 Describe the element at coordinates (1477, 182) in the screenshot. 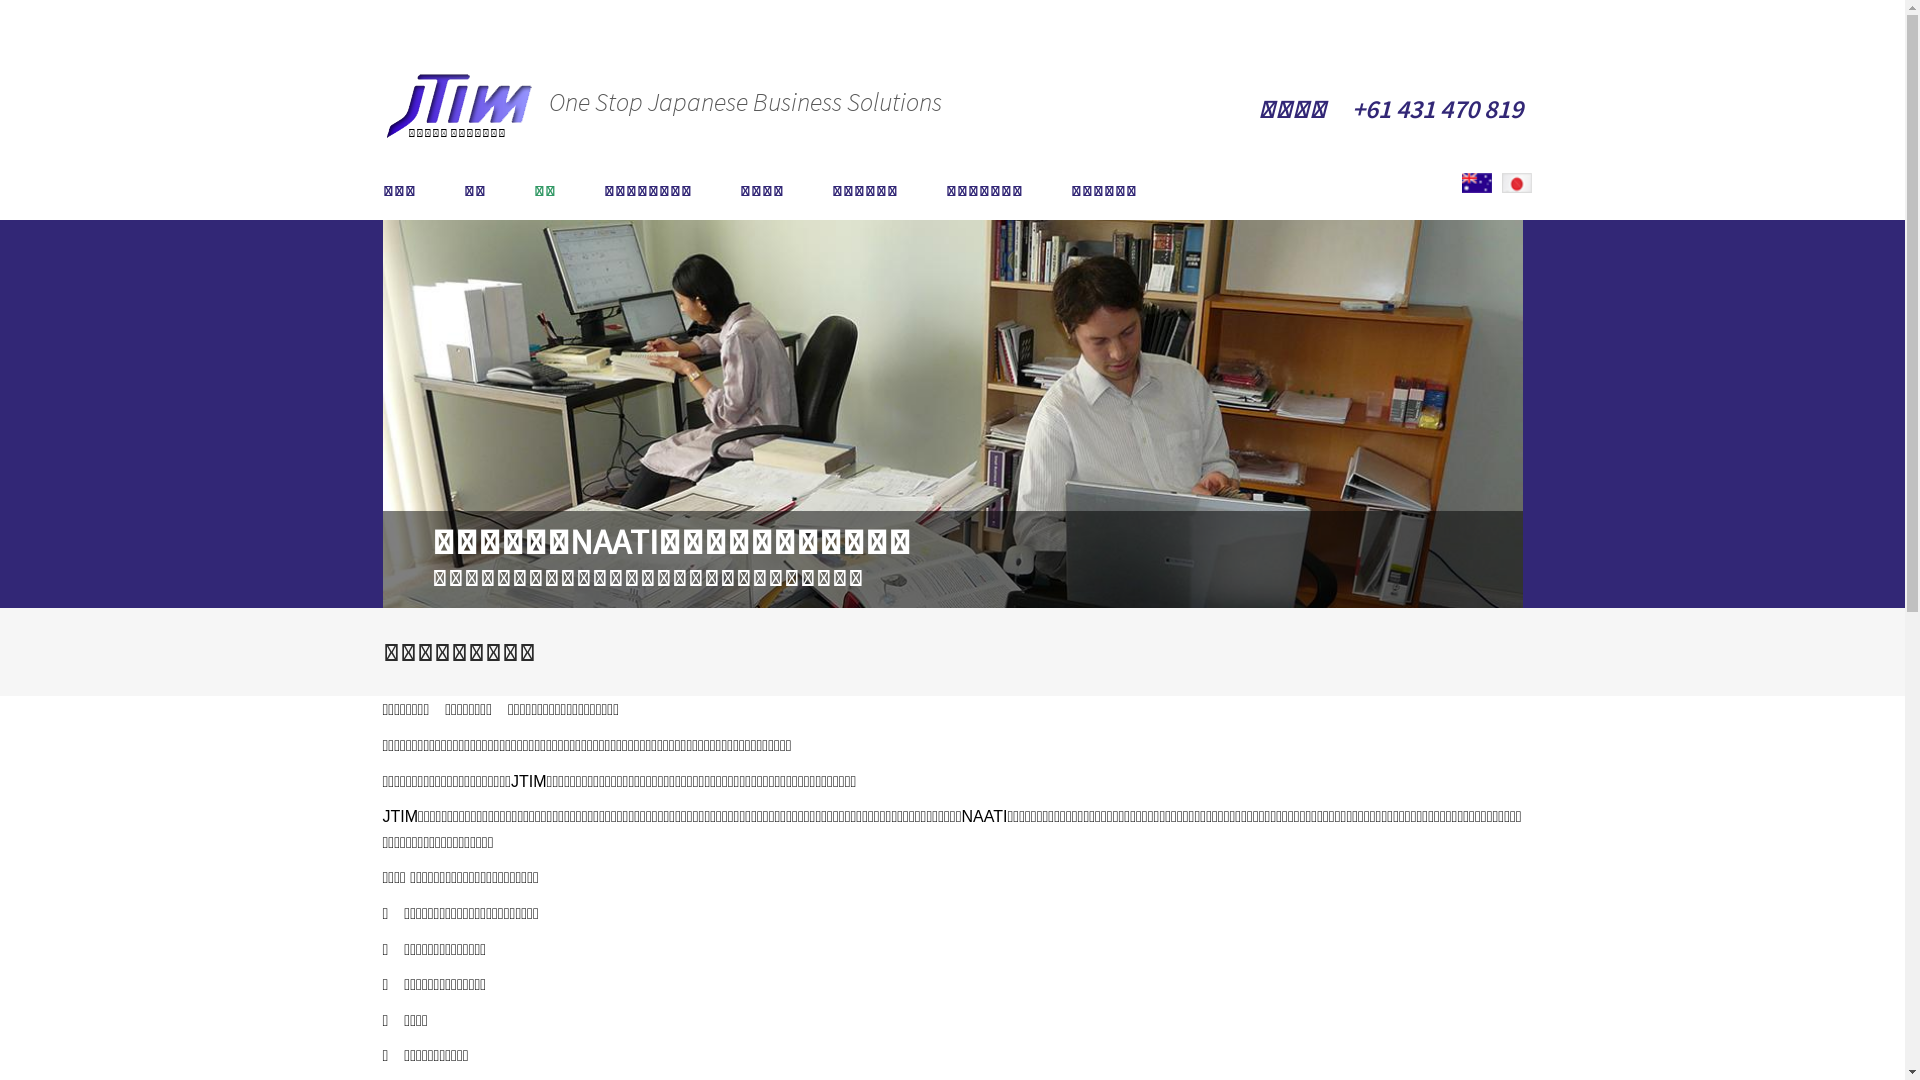

I see `'Translator'` at that location.